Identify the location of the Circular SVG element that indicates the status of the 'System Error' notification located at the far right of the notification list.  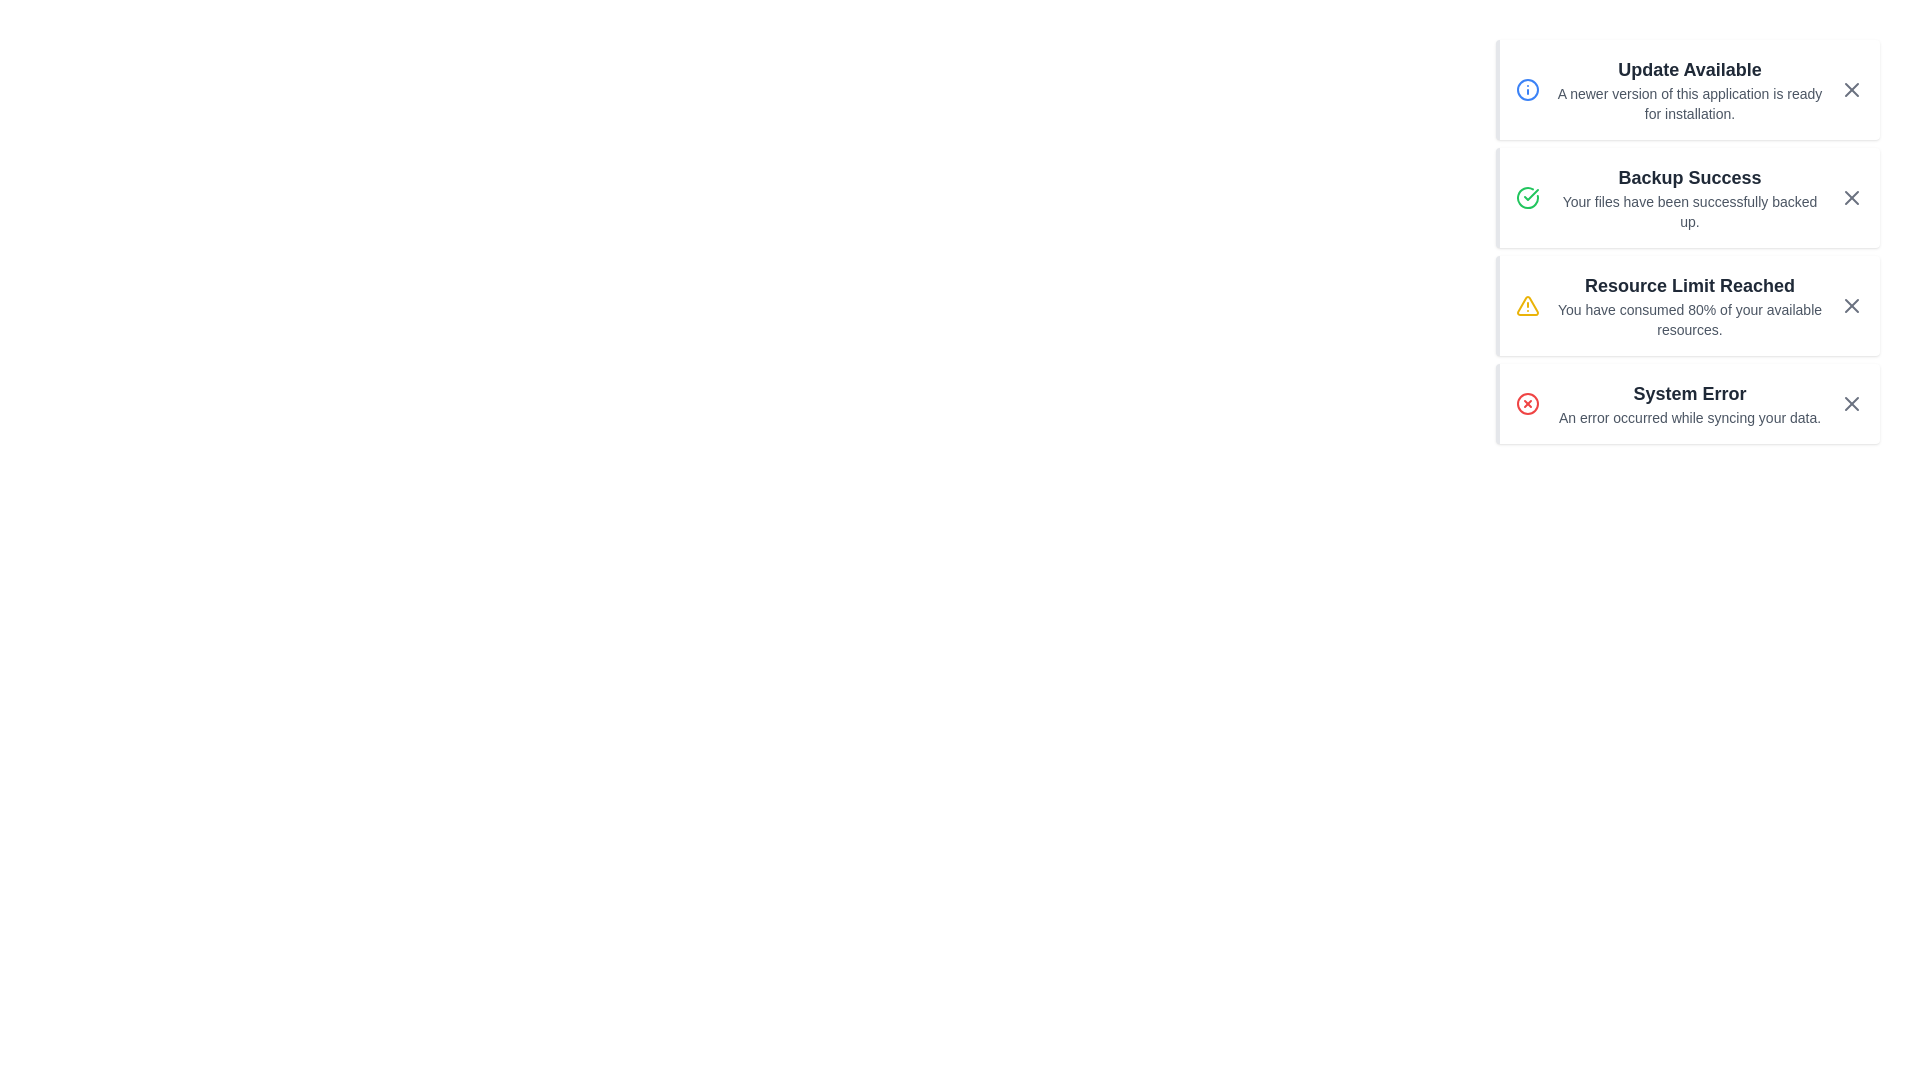
(1526, 404).